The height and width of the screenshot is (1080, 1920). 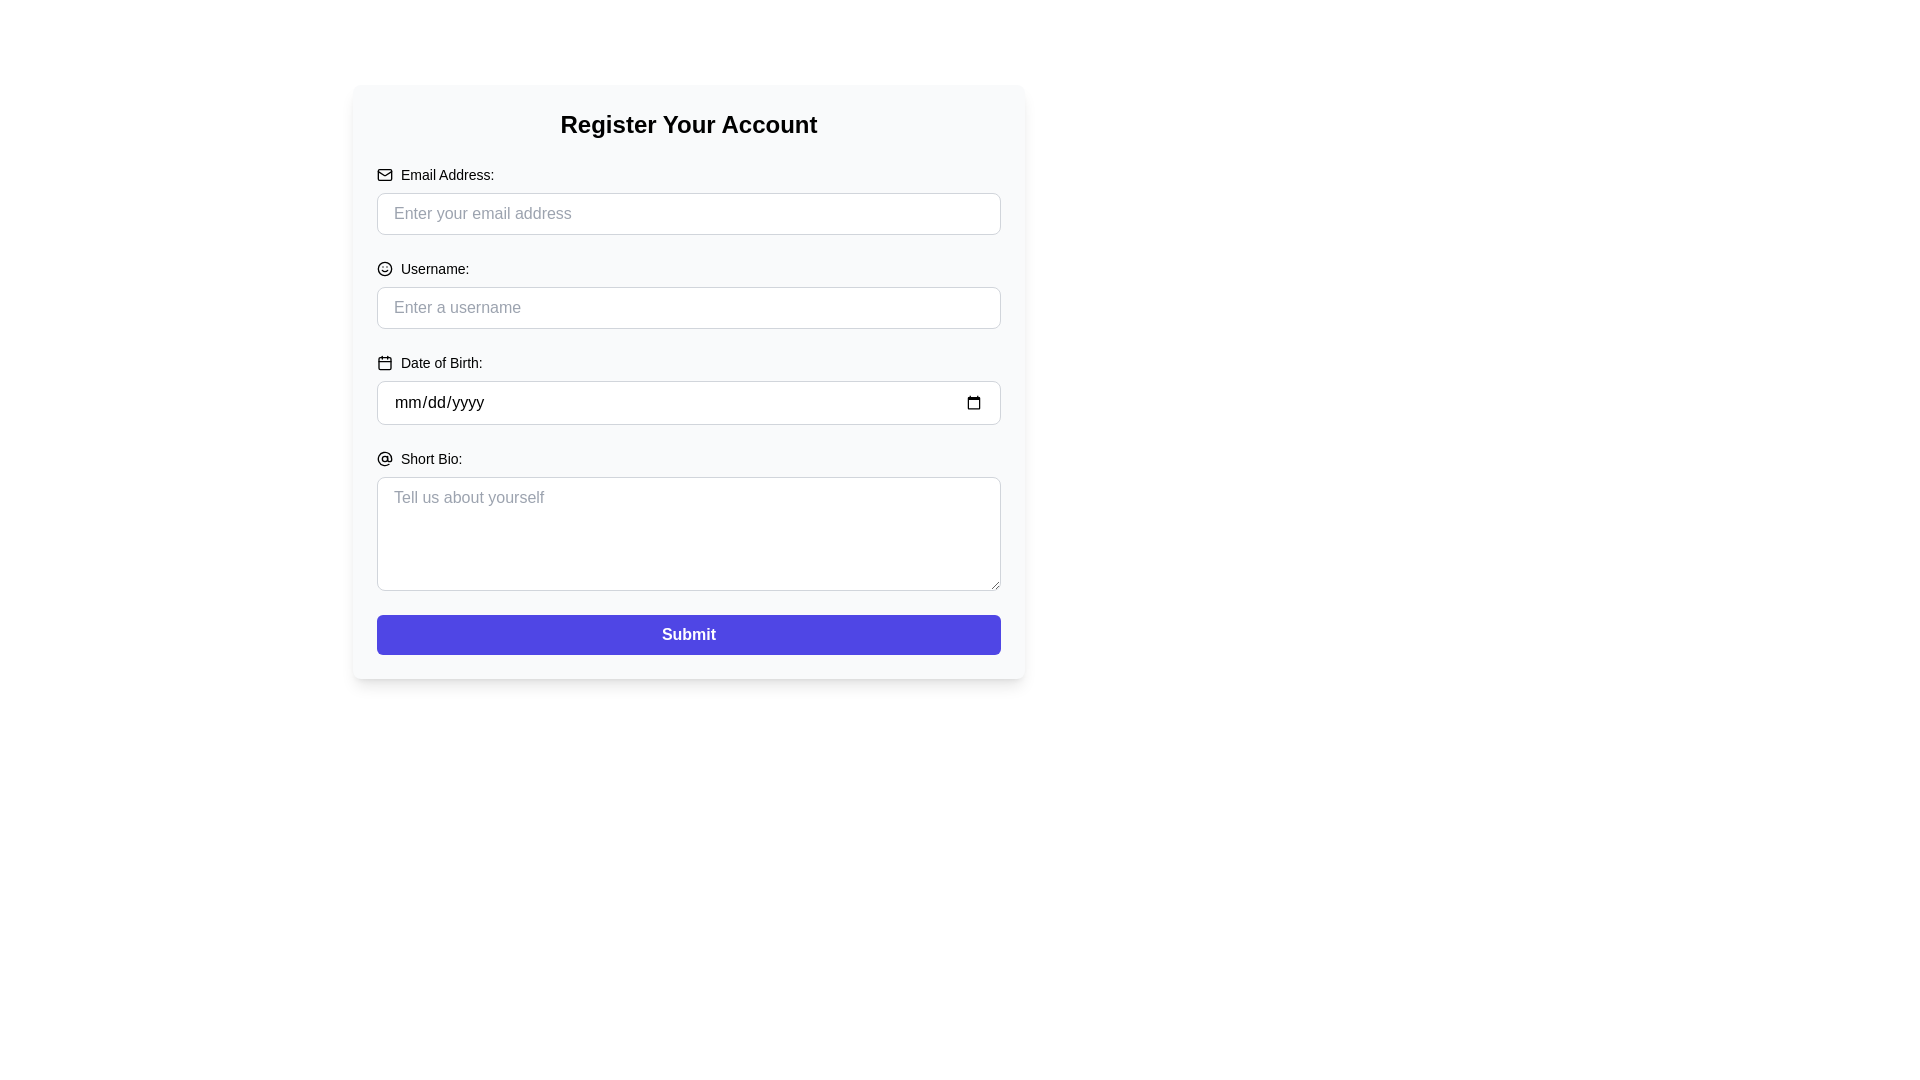 What do you see at coordinates (689, 293) in the screenshot?
I see `the username input field, which is the second input field in the form layout, located below the 'Email Address:' field and above the 'Date of Birth:' field` at bounding box center [689, 293].